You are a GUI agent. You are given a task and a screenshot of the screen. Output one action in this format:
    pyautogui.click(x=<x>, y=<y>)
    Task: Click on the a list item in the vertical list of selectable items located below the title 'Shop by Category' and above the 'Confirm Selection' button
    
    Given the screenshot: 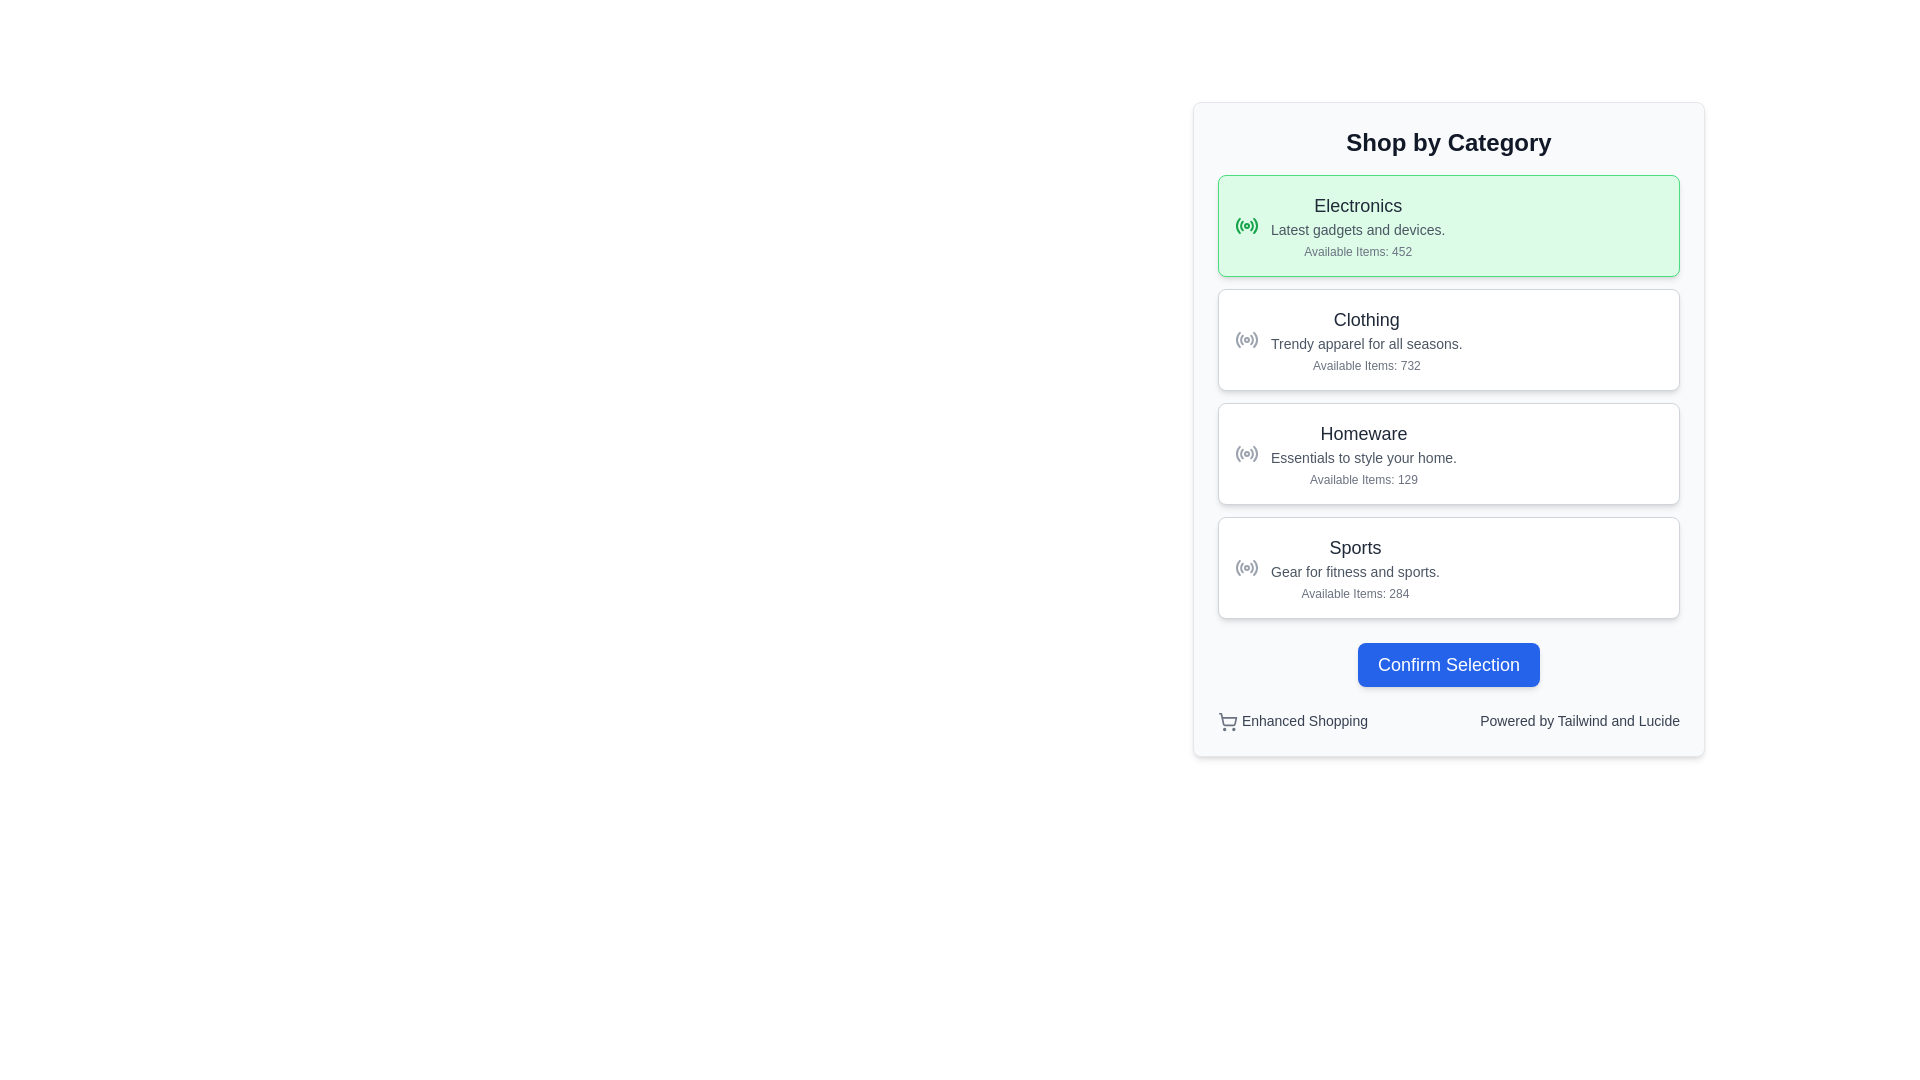 What is the action you would take?
    pyautogui.click(x=1449, y=397)
    